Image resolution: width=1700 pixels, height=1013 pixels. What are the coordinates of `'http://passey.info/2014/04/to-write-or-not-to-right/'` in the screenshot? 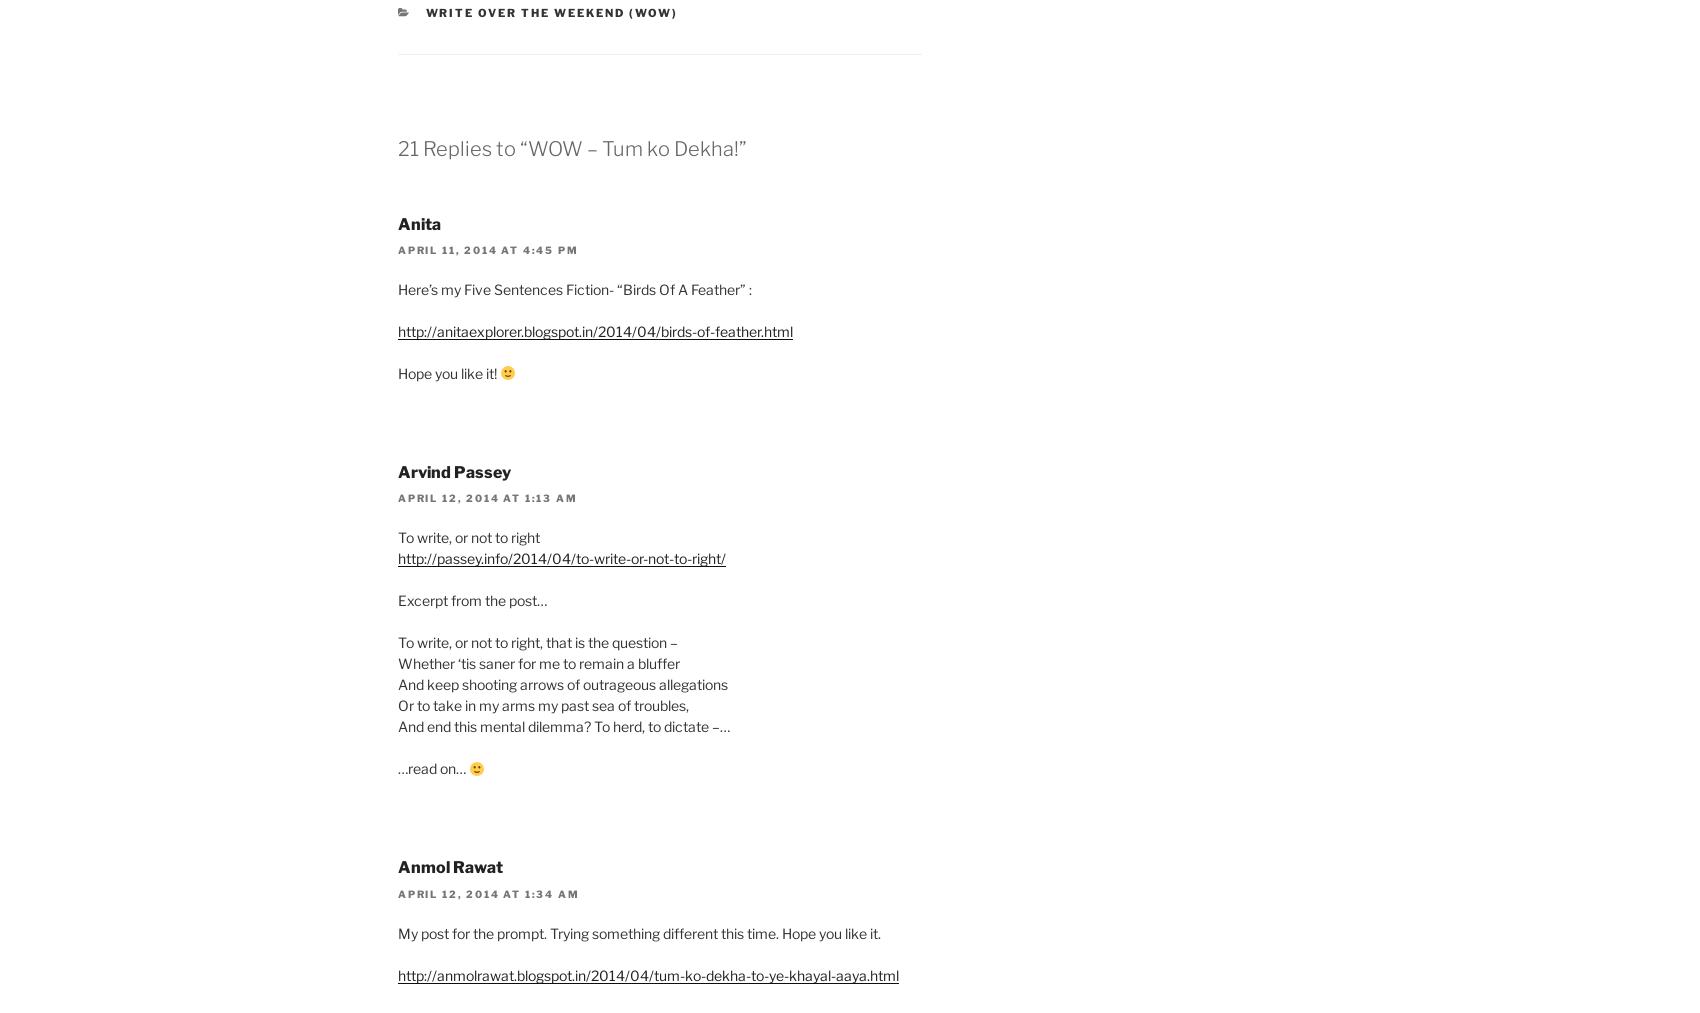 It's located at (561, 558).